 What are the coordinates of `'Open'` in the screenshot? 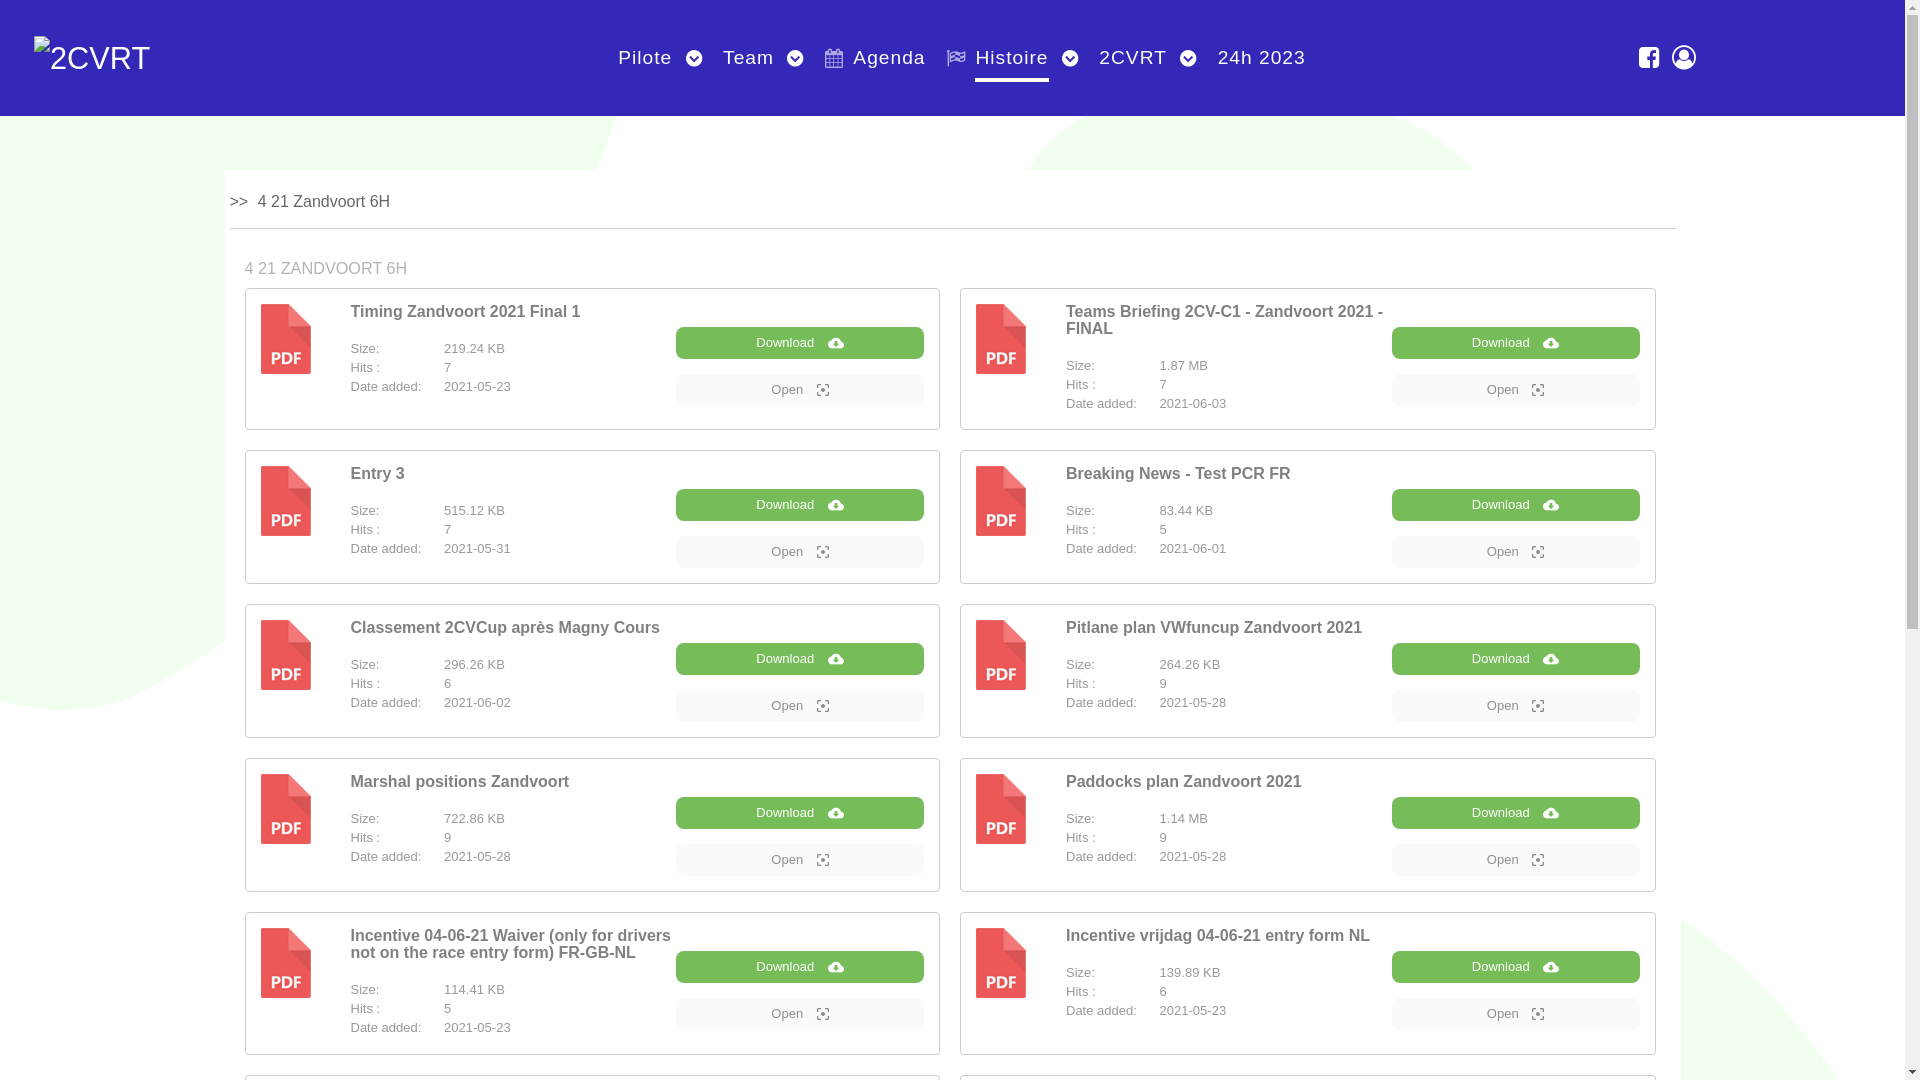 It's located at (1516, 704).